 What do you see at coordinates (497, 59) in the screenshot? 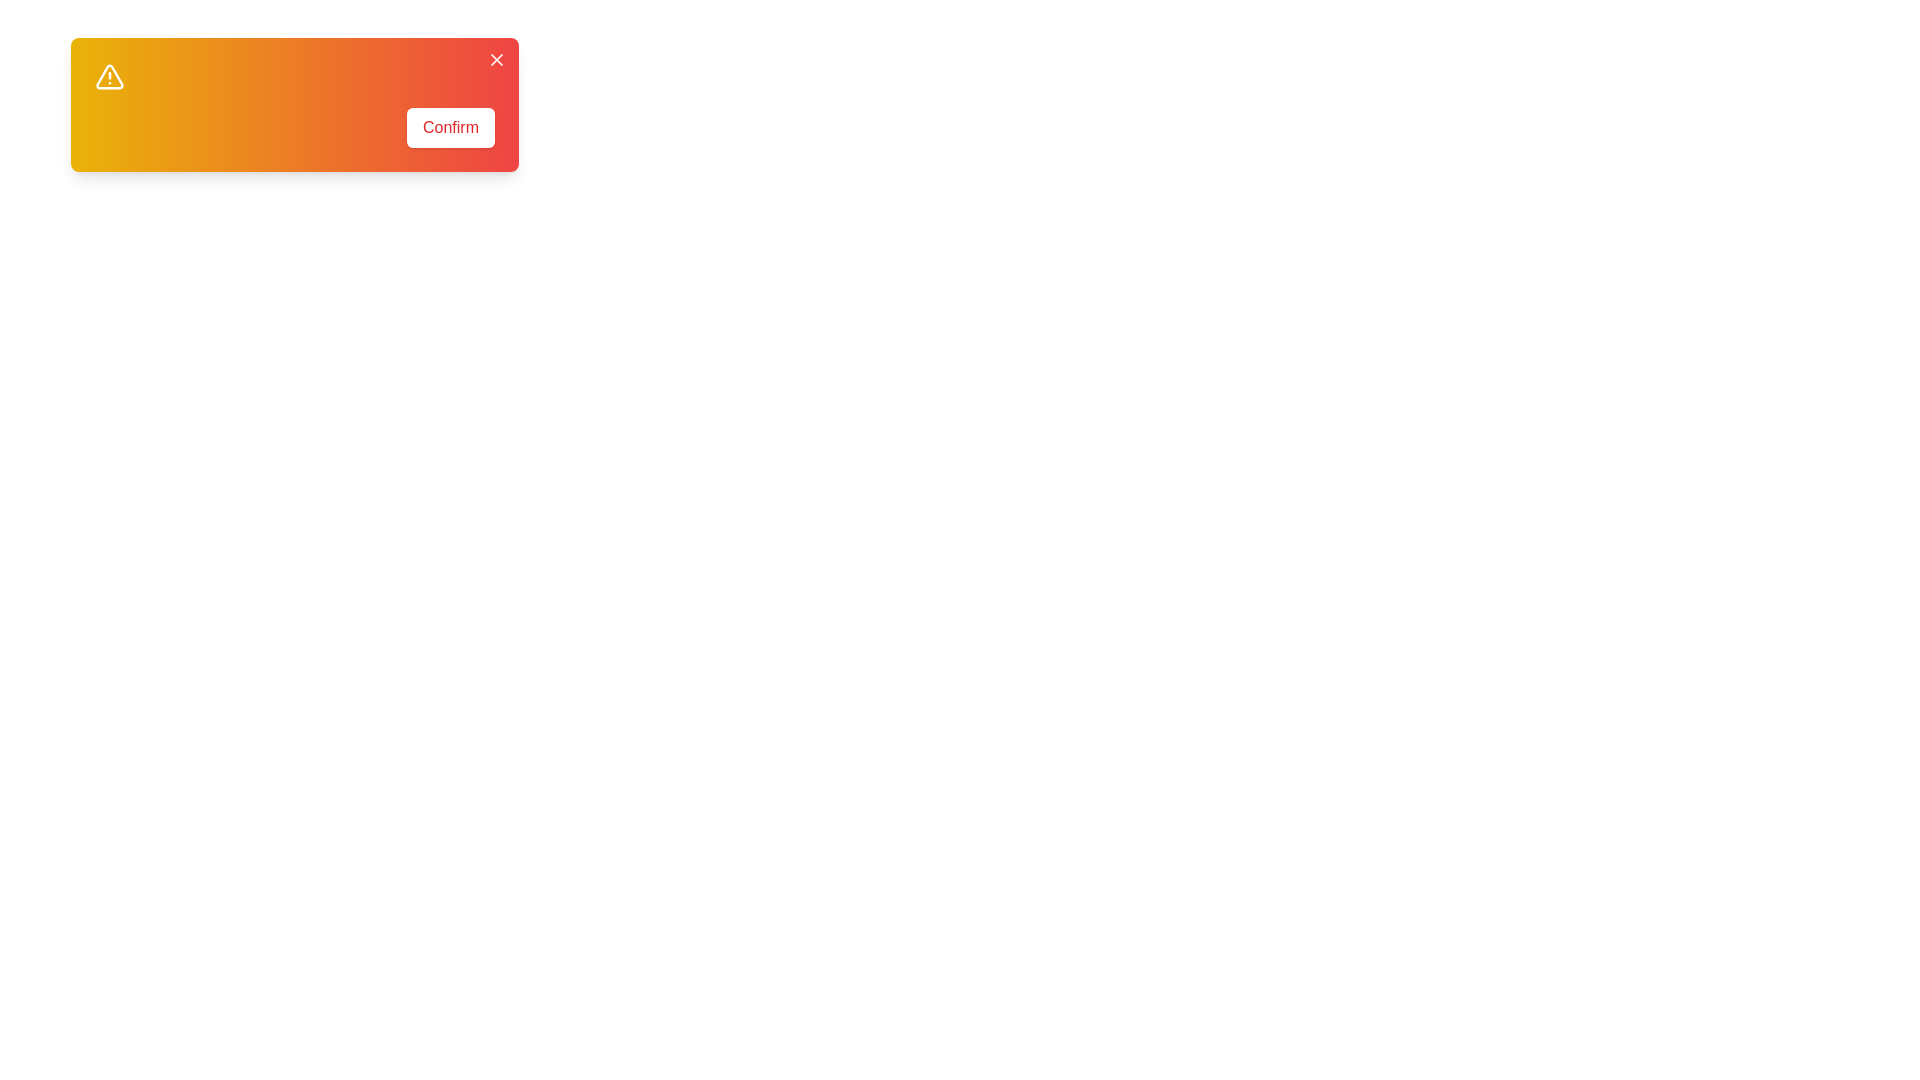
I see `the close button located at the top-right corner of the notification card to trigger hover effects` at bounding box center [497, 59].